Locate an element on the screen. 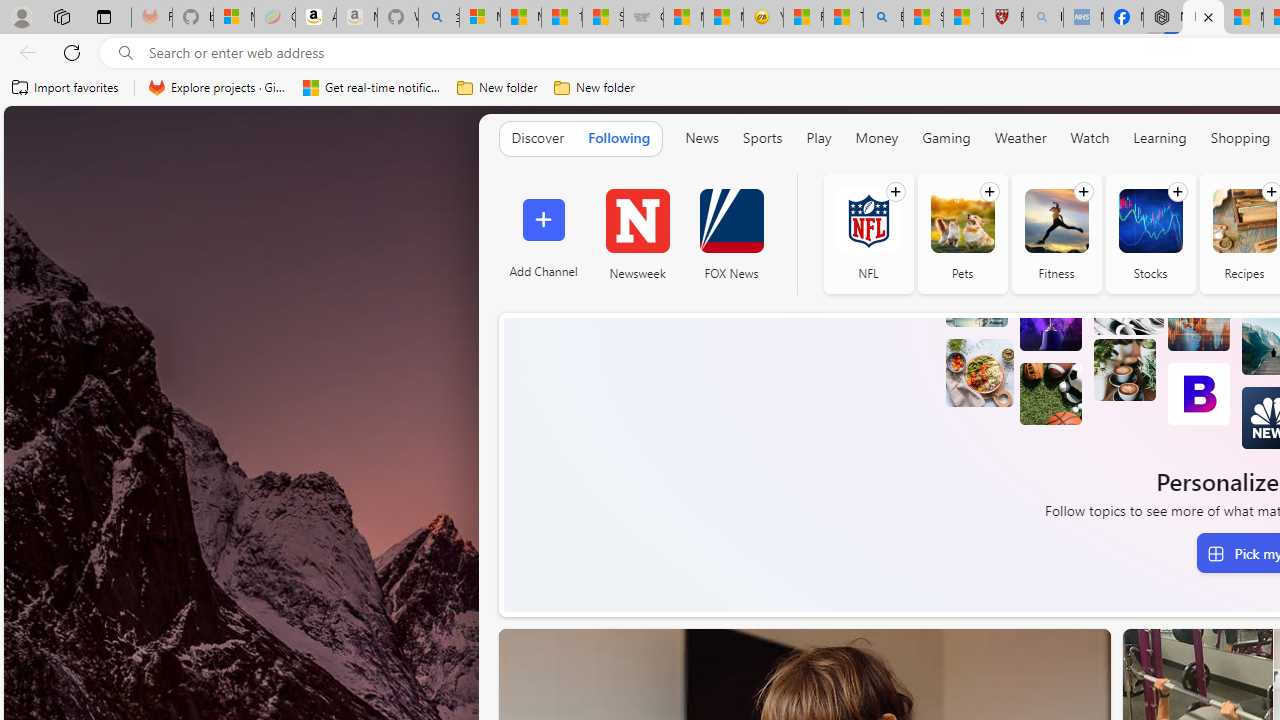 This screenshot has width=1280, height=720. 'Stocks' is located at coordinates (1150, 233).